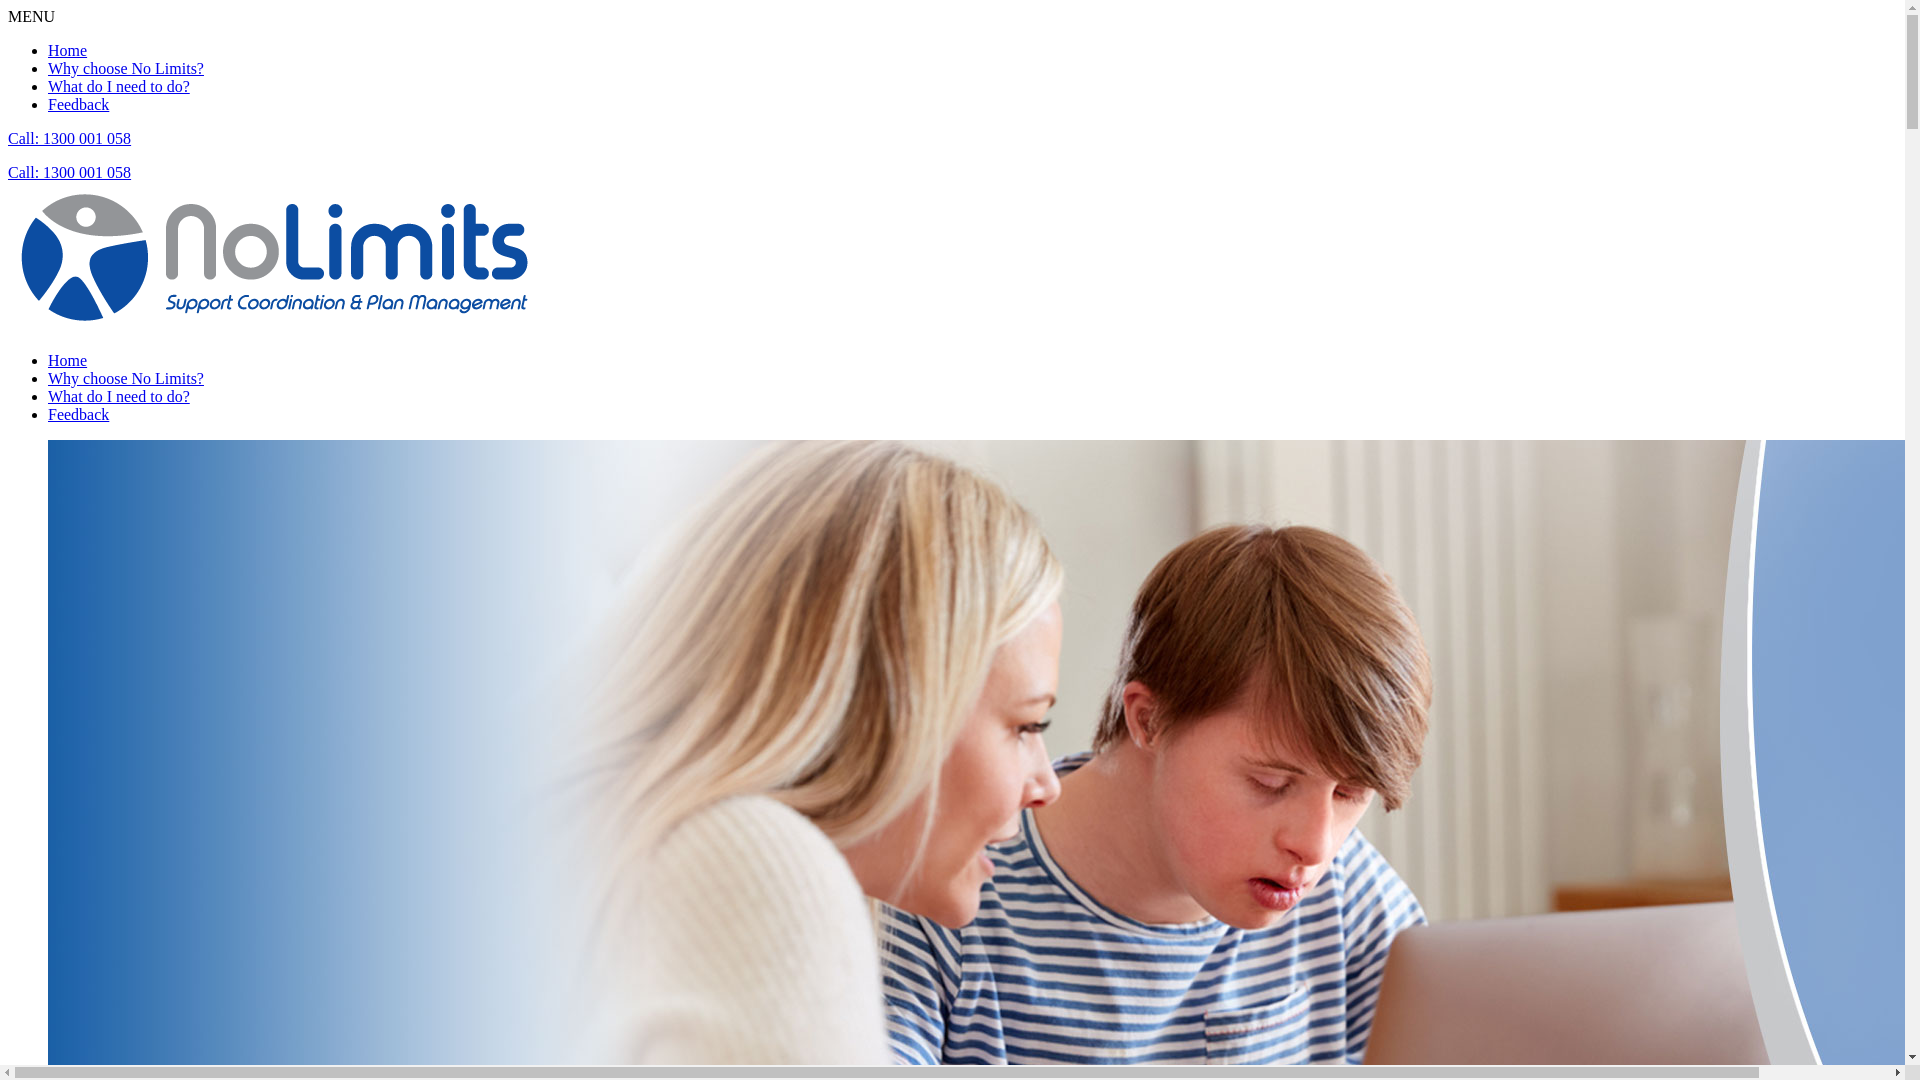  What do you see at coordinates (48, 104) in the screenshot?
I see `'Feedback'` at bounding box center [48, 104].